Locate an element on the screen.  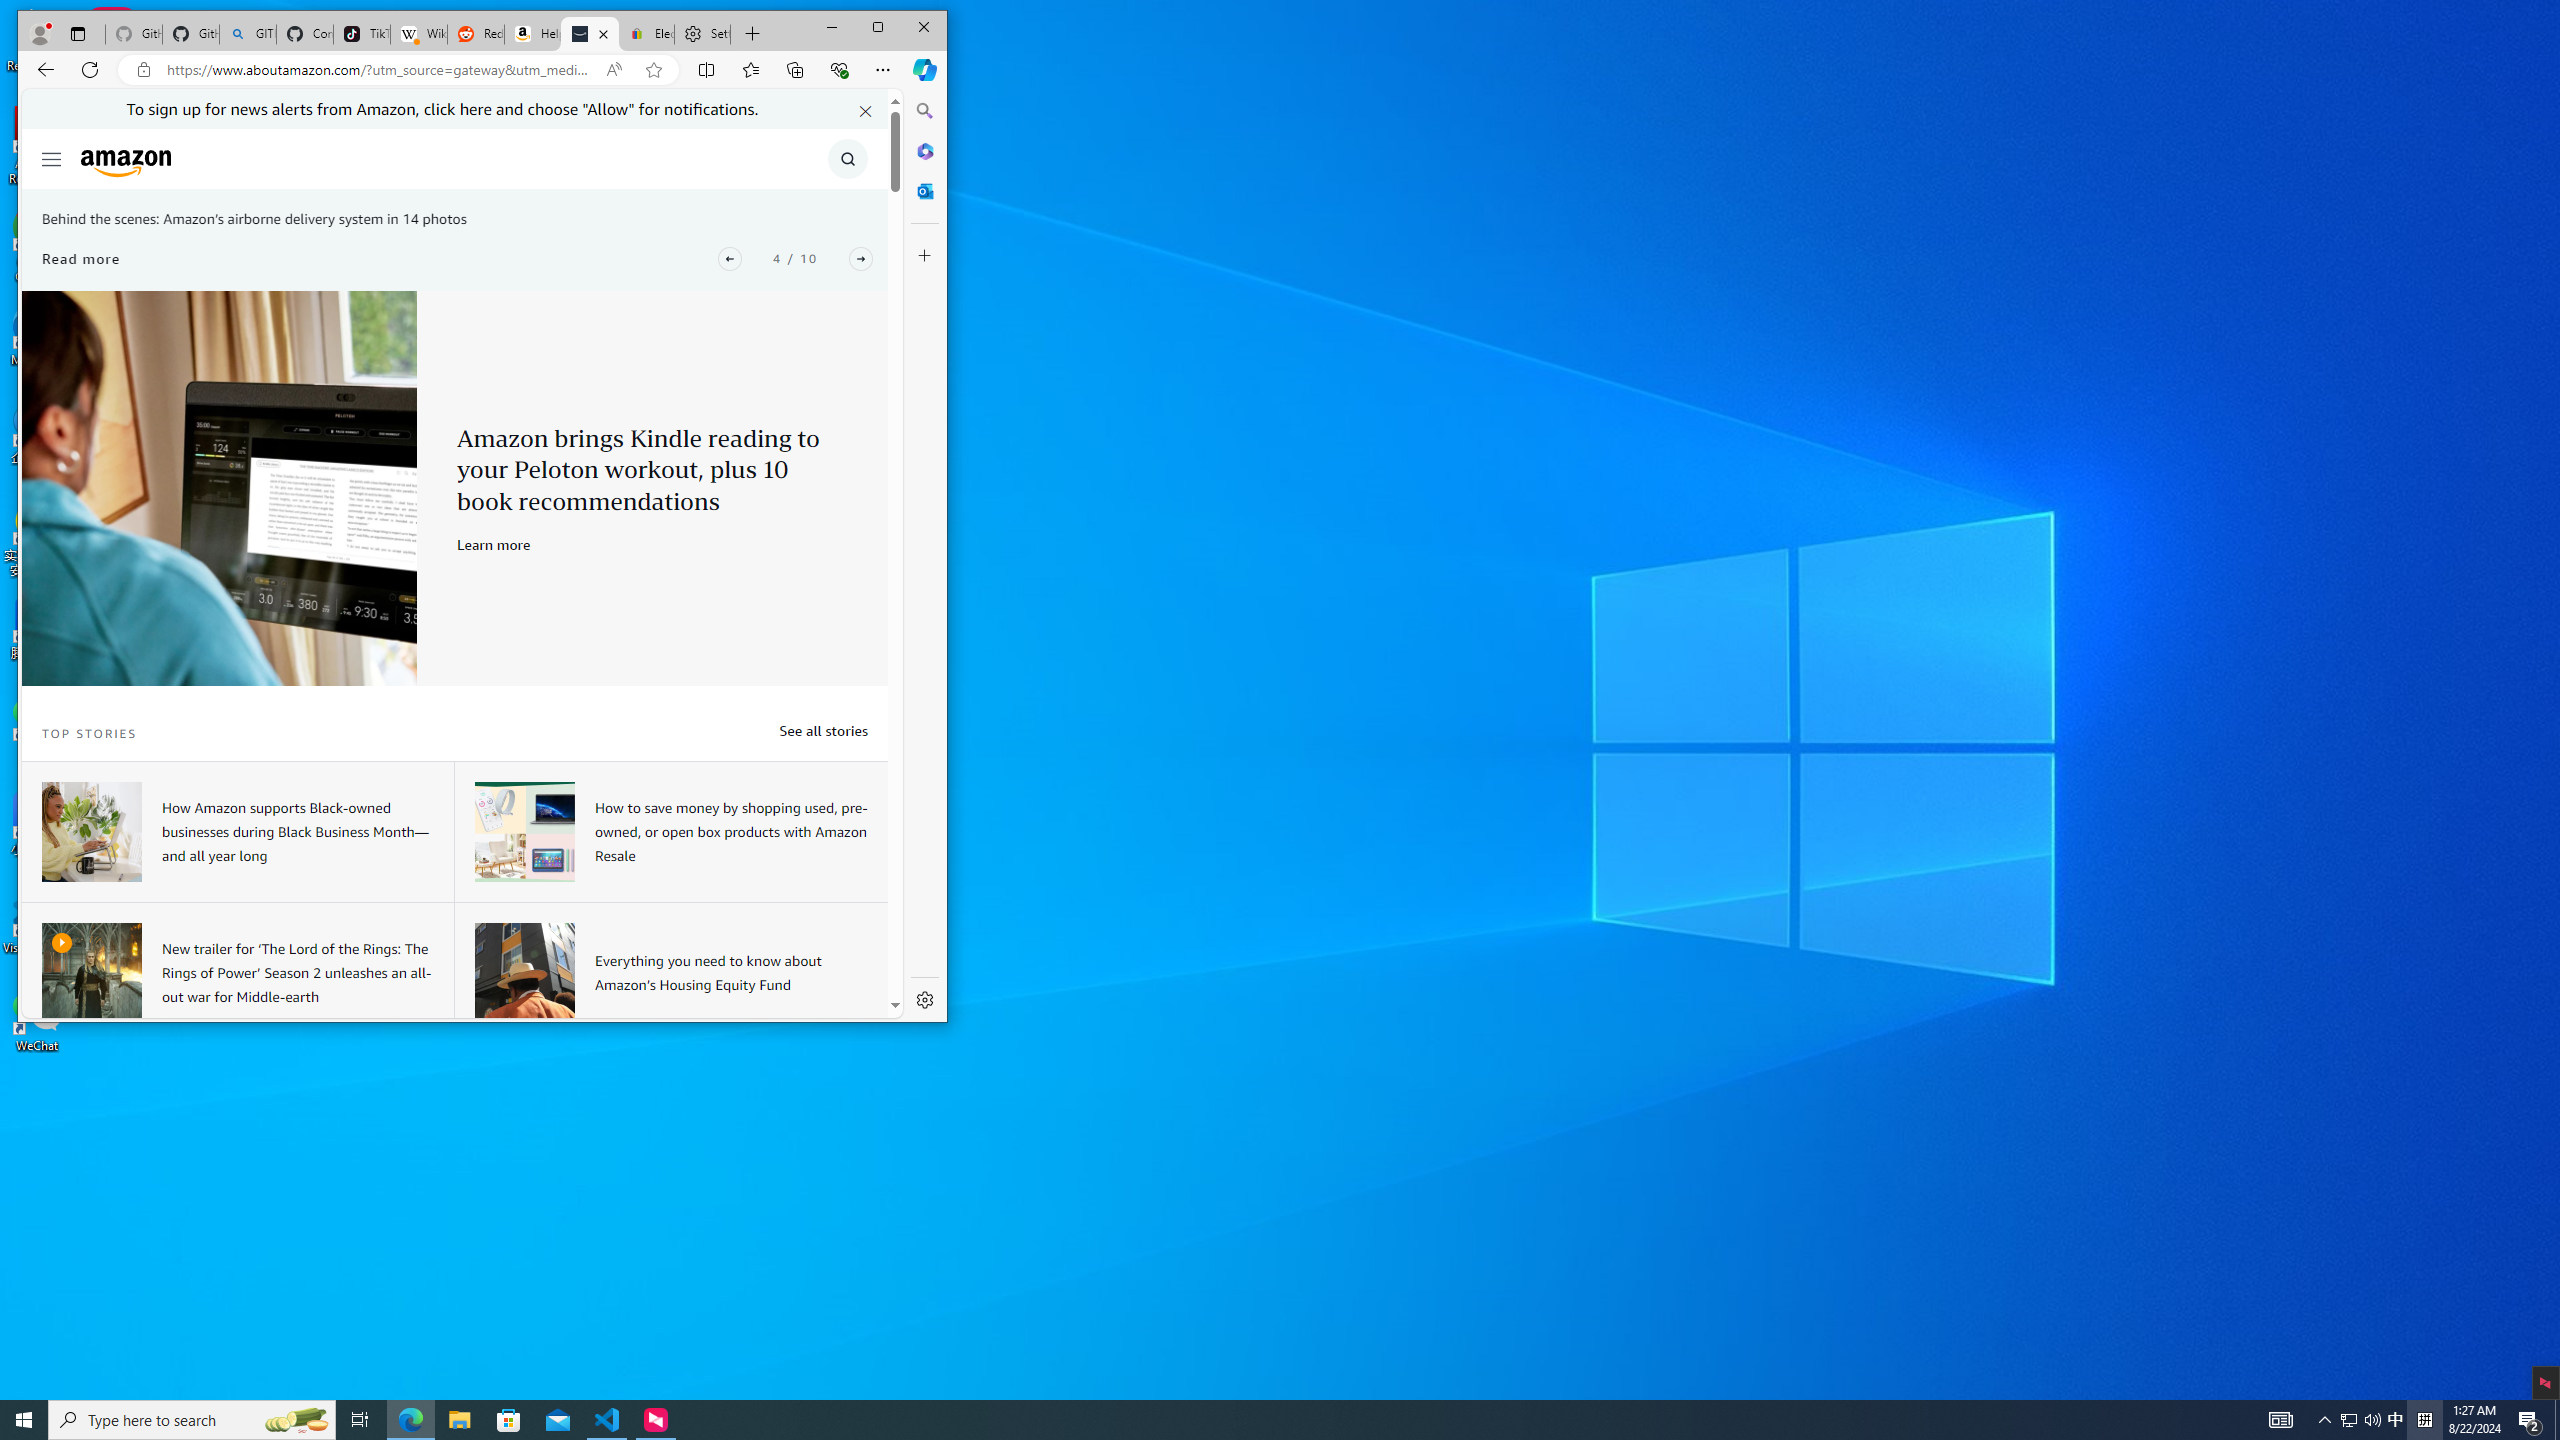
'Previous' is located at coordinates (729, 258).